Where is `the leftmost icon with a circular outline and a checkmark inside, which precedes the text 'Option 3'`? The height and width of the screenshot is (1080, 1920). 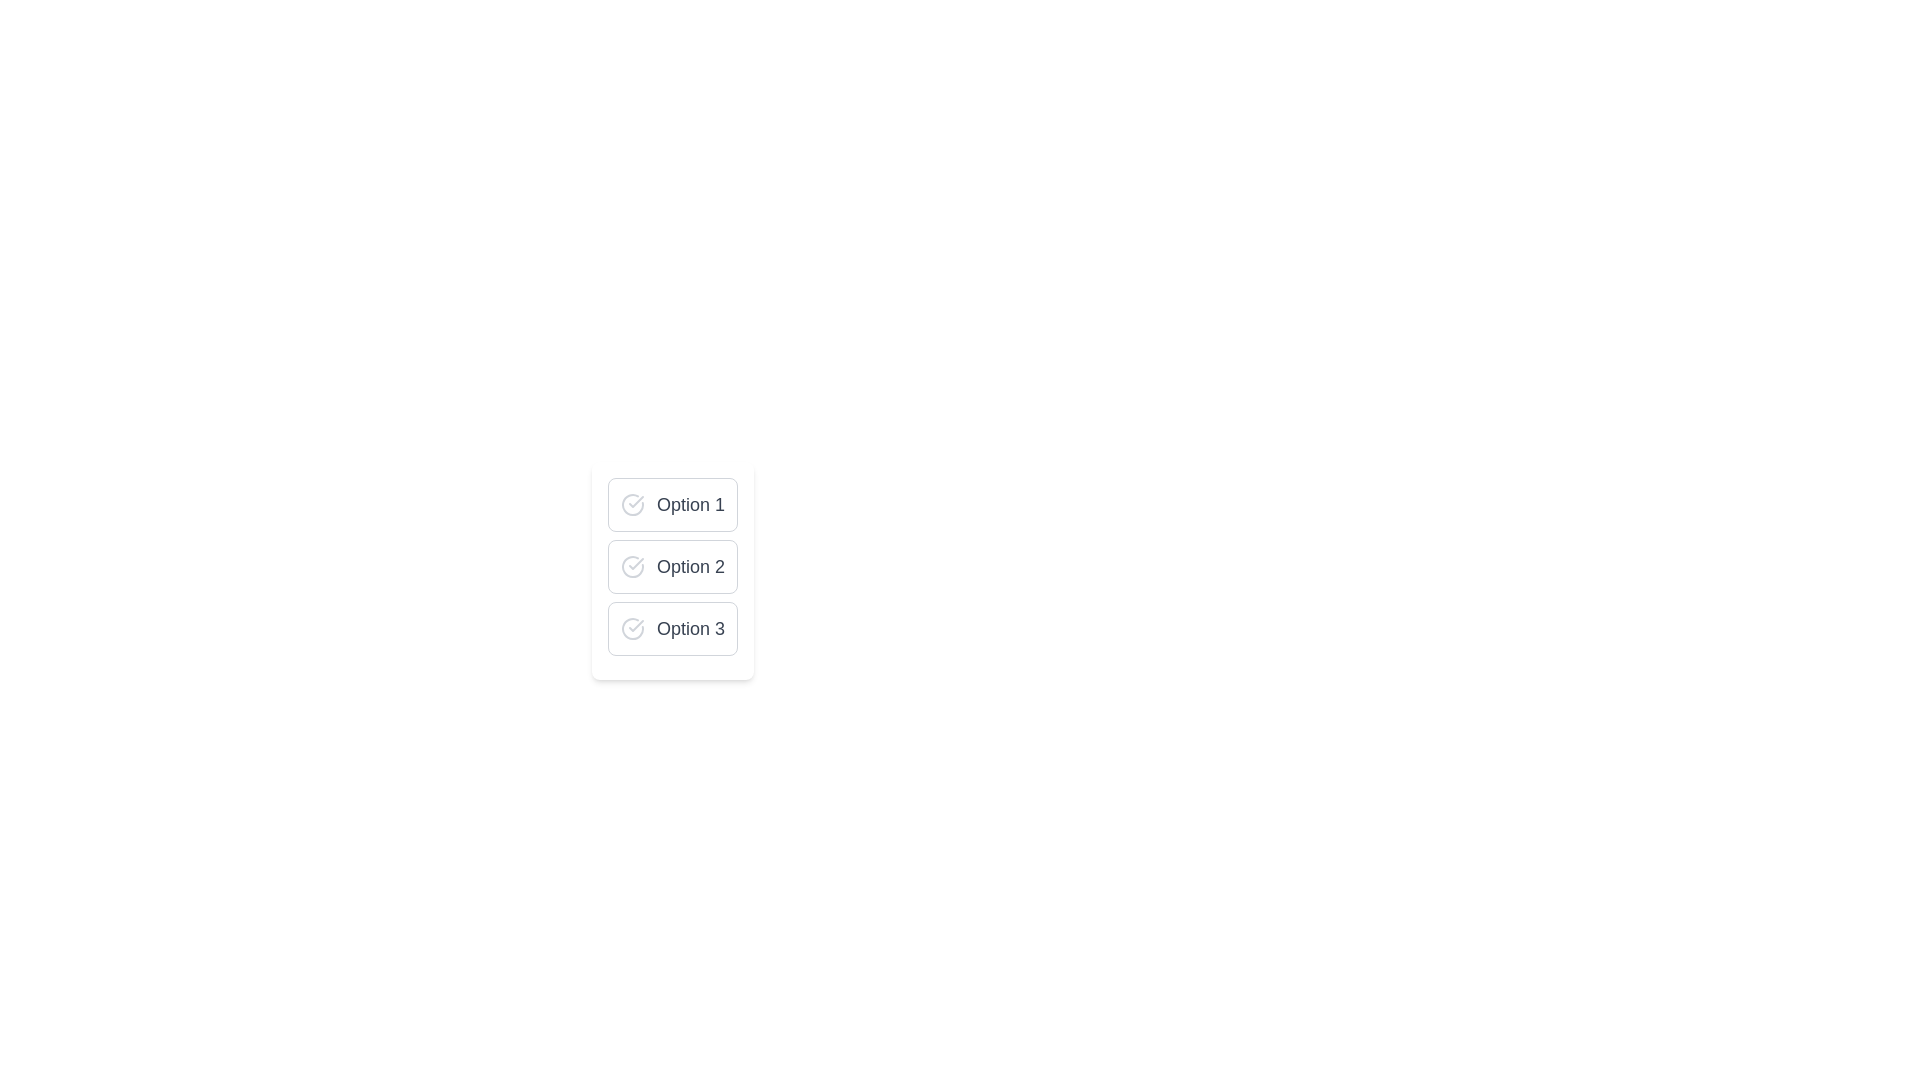
the leftmost icon with a circular outline and a checkmark inside, which precedes the text 'Option 3' is located at coordinates (632, 627).